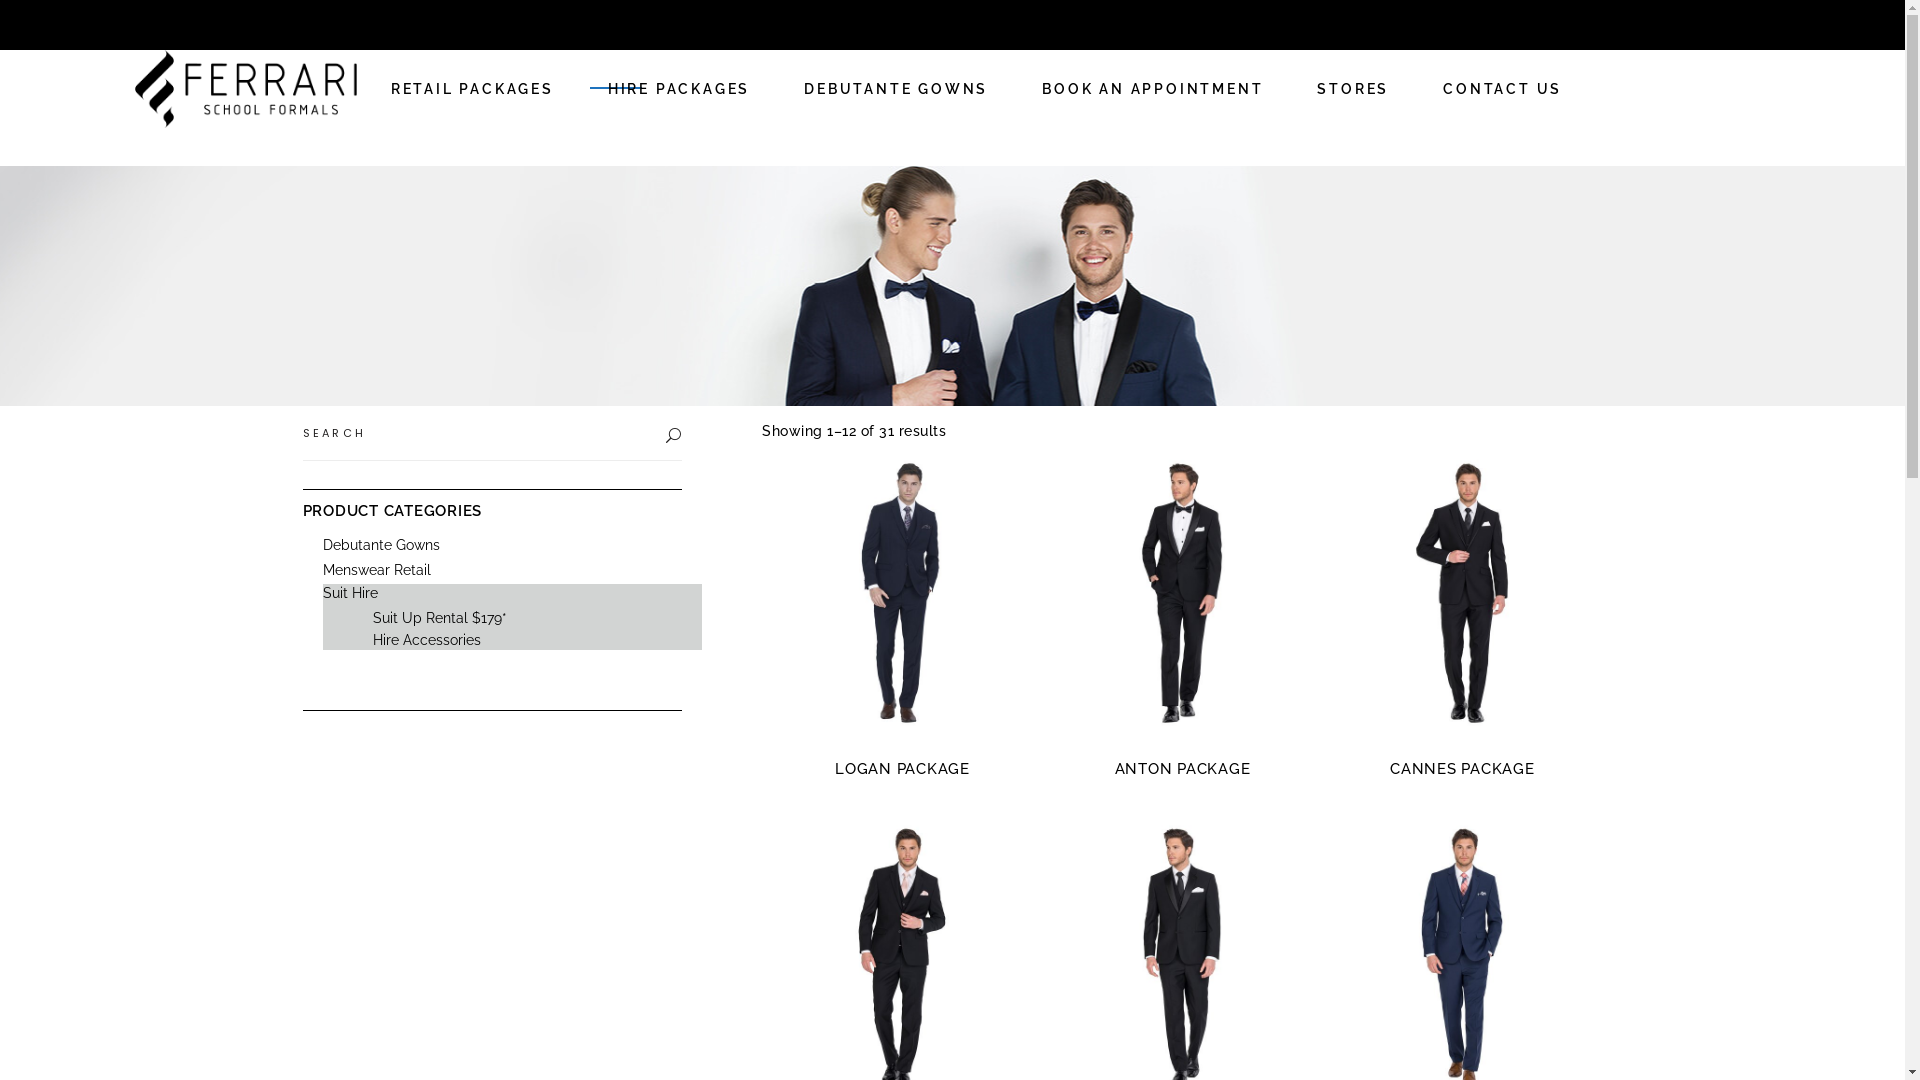  I want to click on 'Menswear Retail', so click(375, 570).